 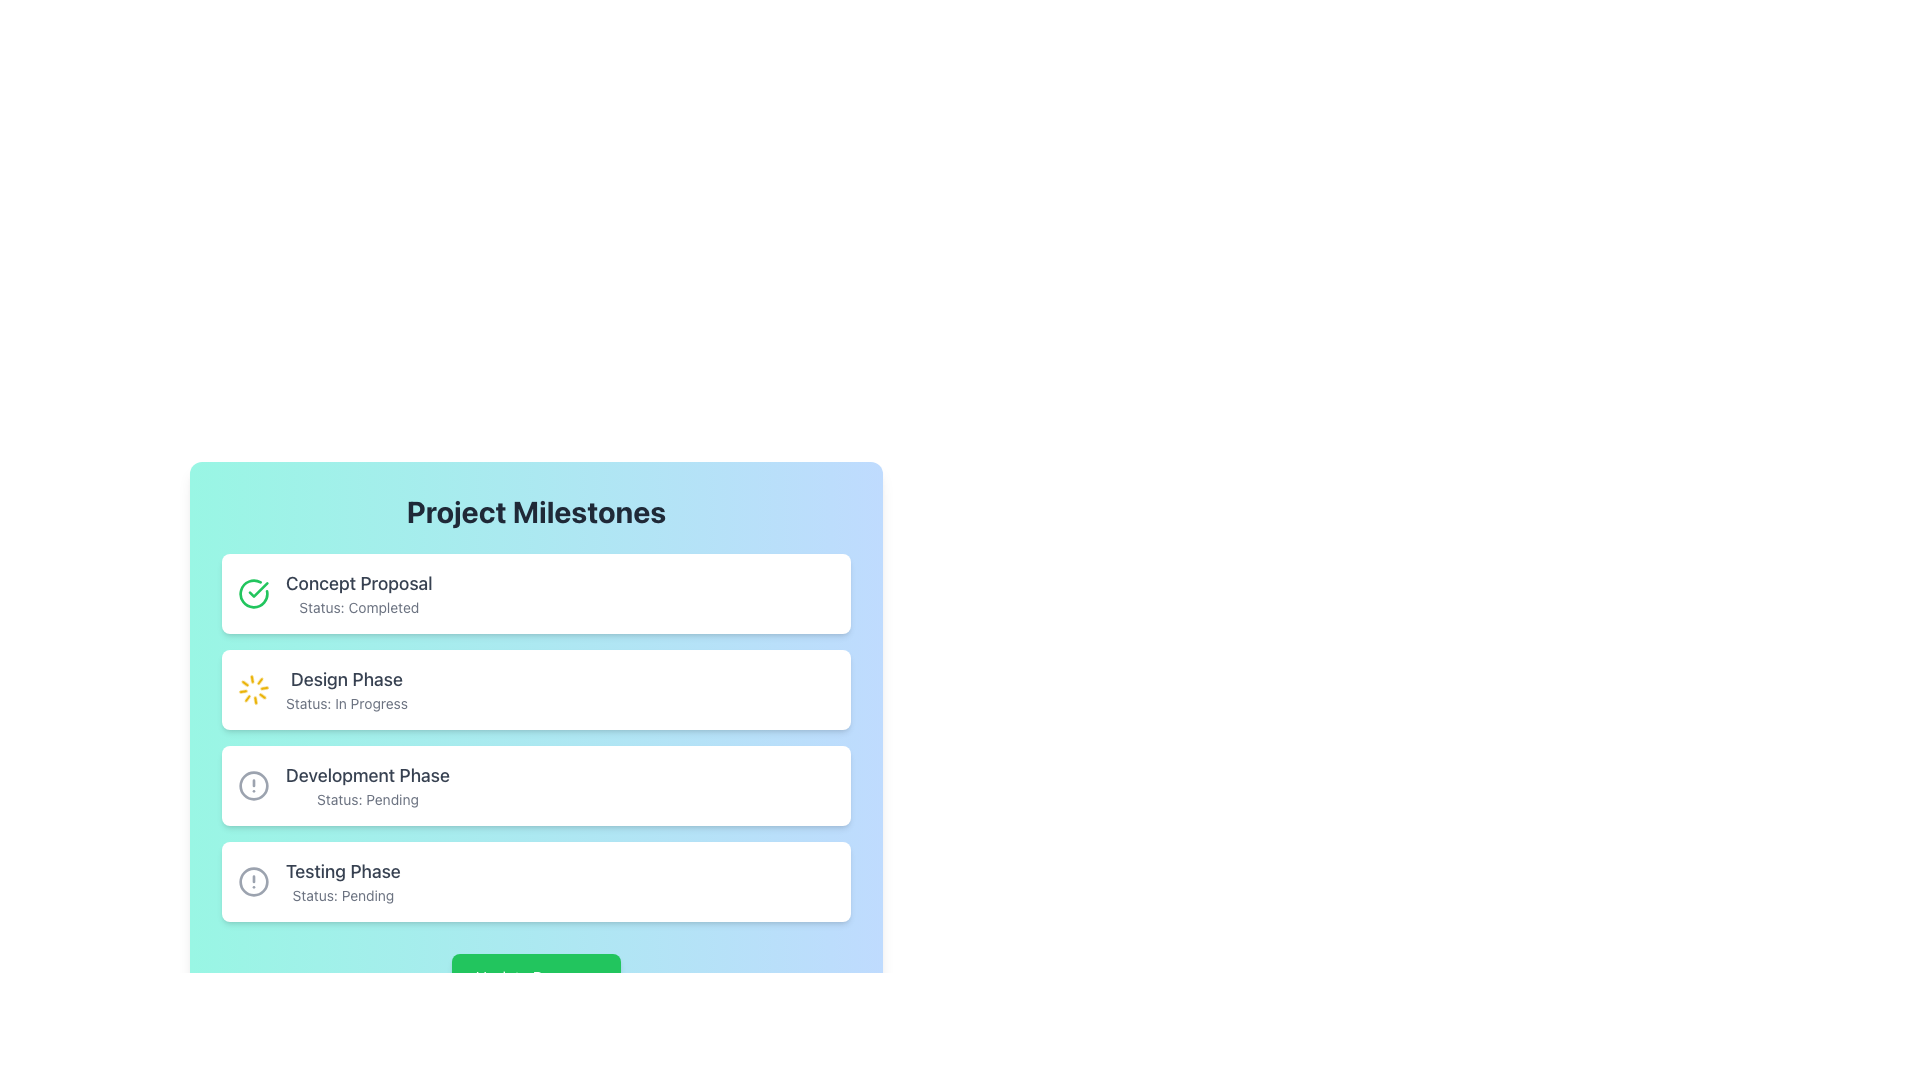 What do you see at coordinates (536, 977) in the screenshot?
I see `the button located at the bottom of the 'Project Milestones' section` at bounding box center [536, 977].